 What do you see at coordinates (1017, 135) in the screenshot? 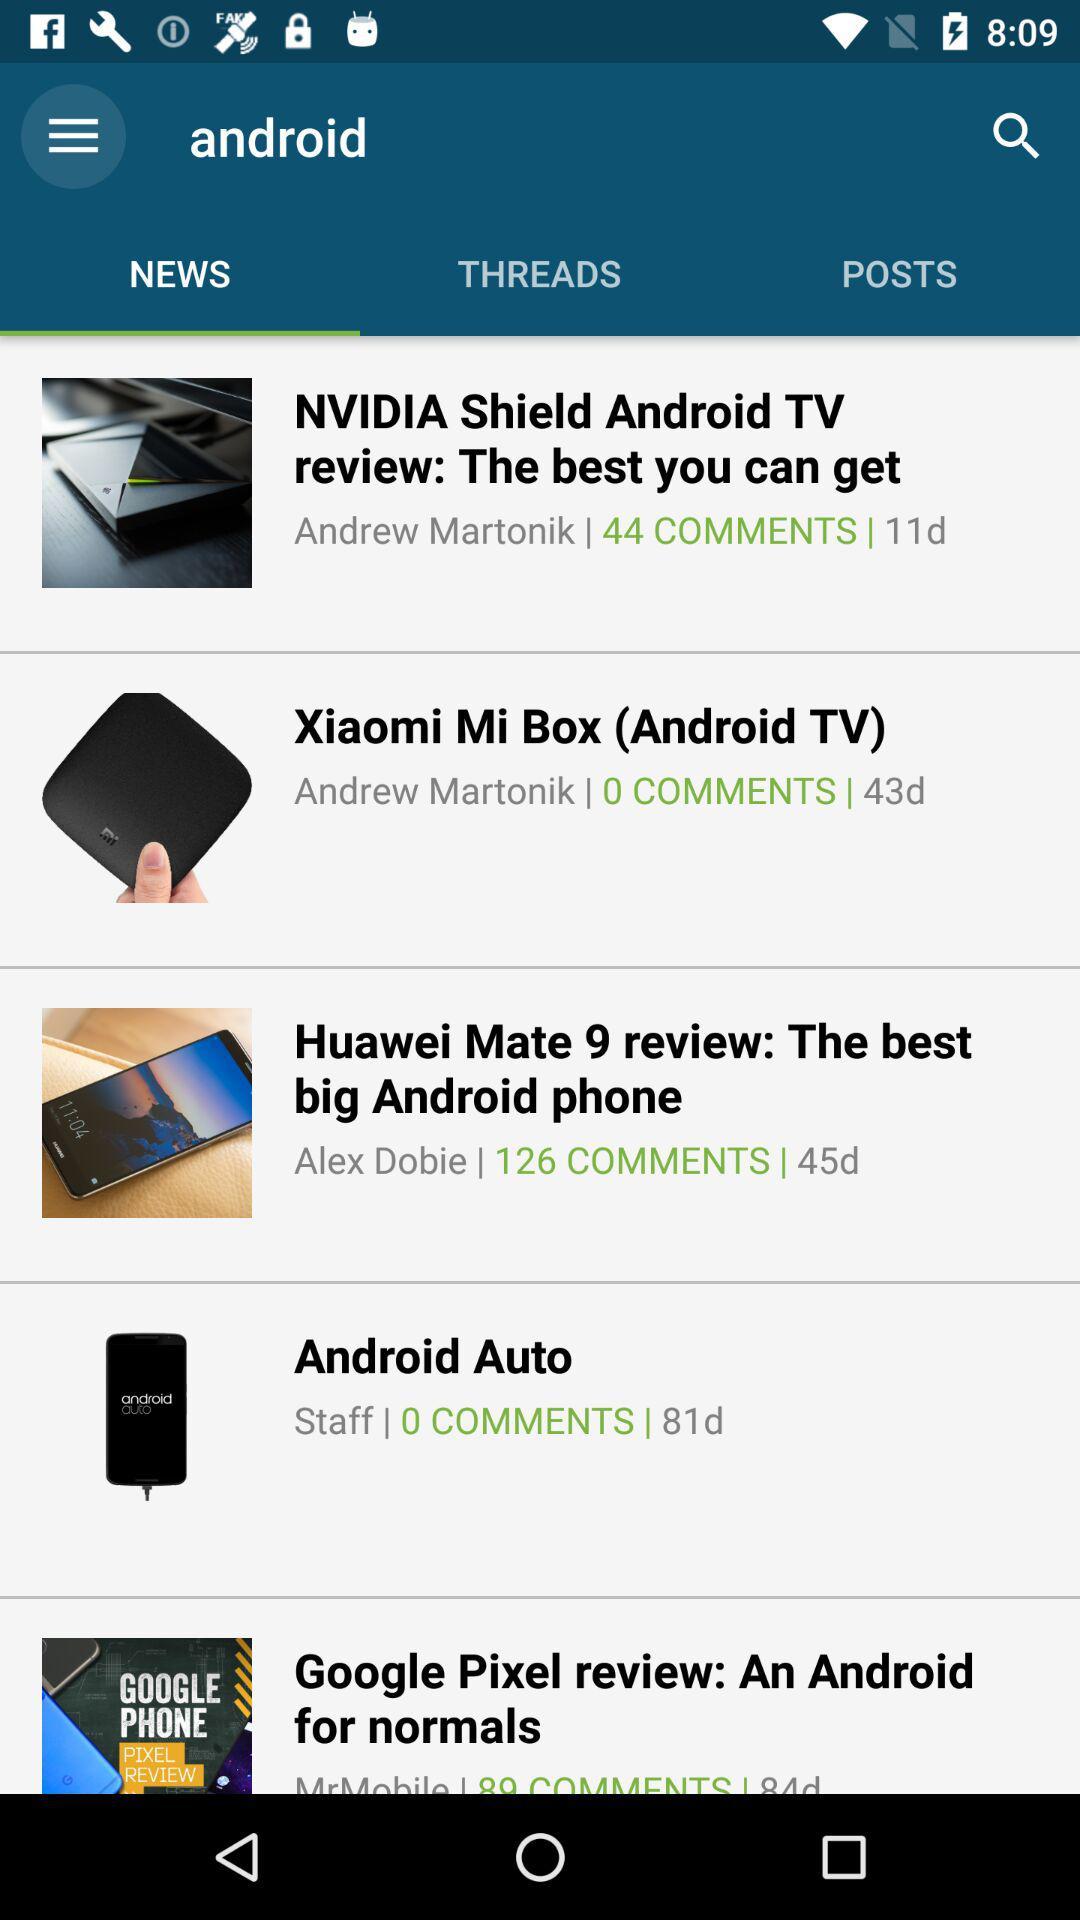
I see `the item above the posts icon` at bounding box center [1017, 135].